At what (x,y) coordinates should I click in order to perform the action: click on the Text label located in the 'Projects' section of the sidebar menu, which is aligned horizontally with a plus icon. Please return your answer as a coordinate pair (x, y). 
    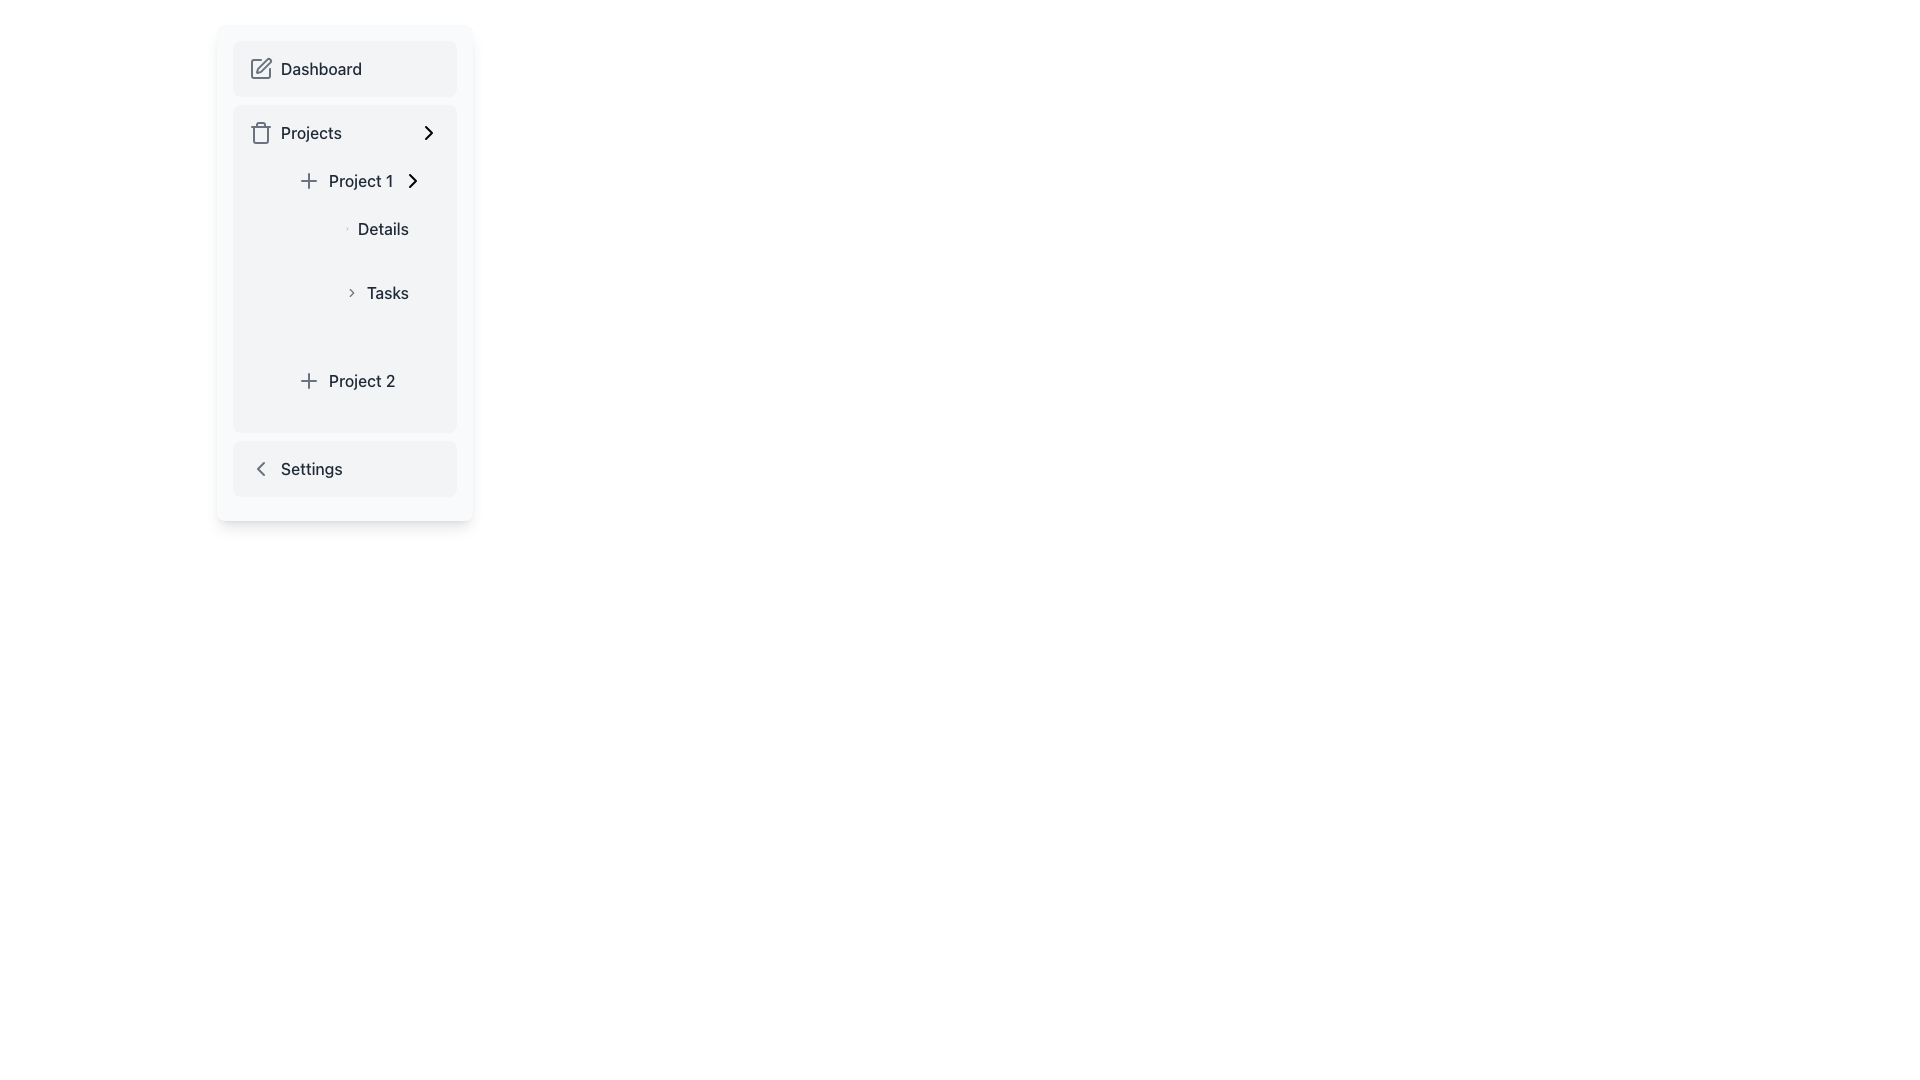
    Looking at the image, I should click on (362, 381).